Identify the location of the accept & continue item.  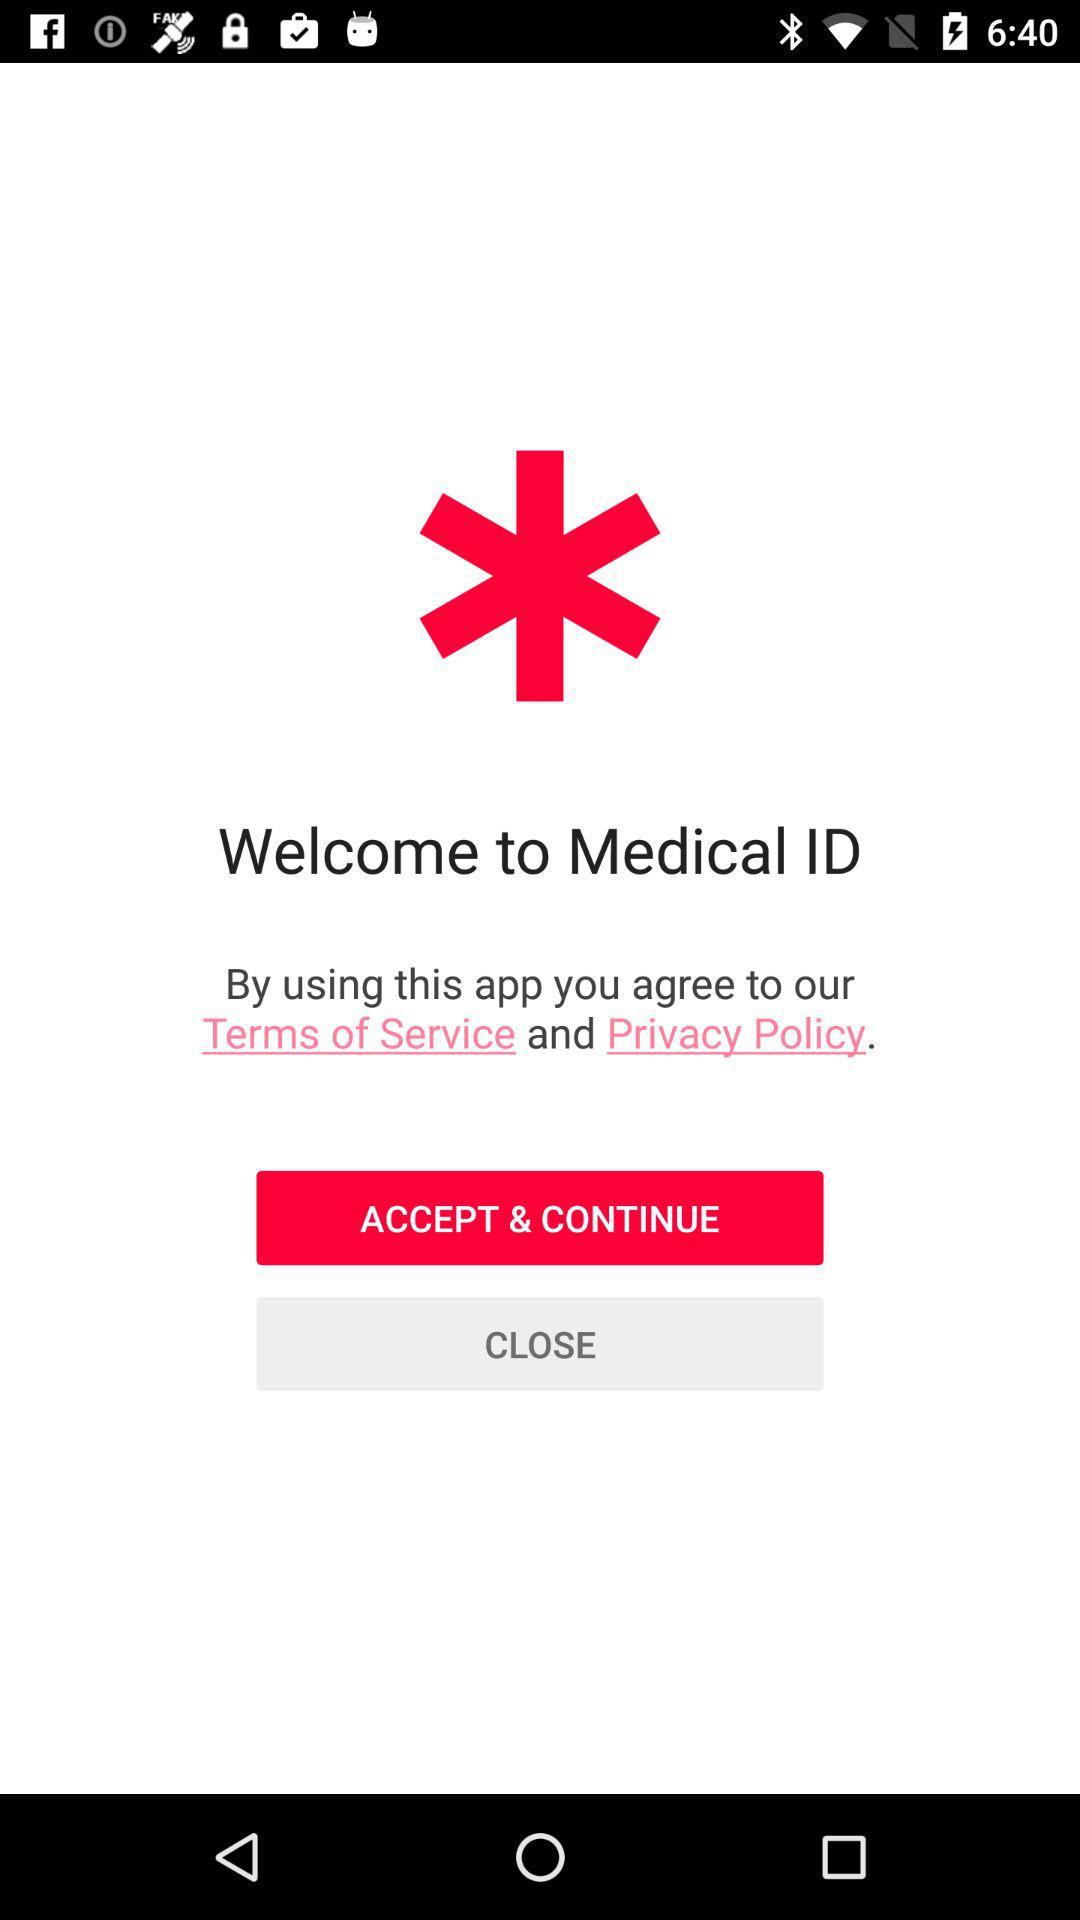
(540, 1217).